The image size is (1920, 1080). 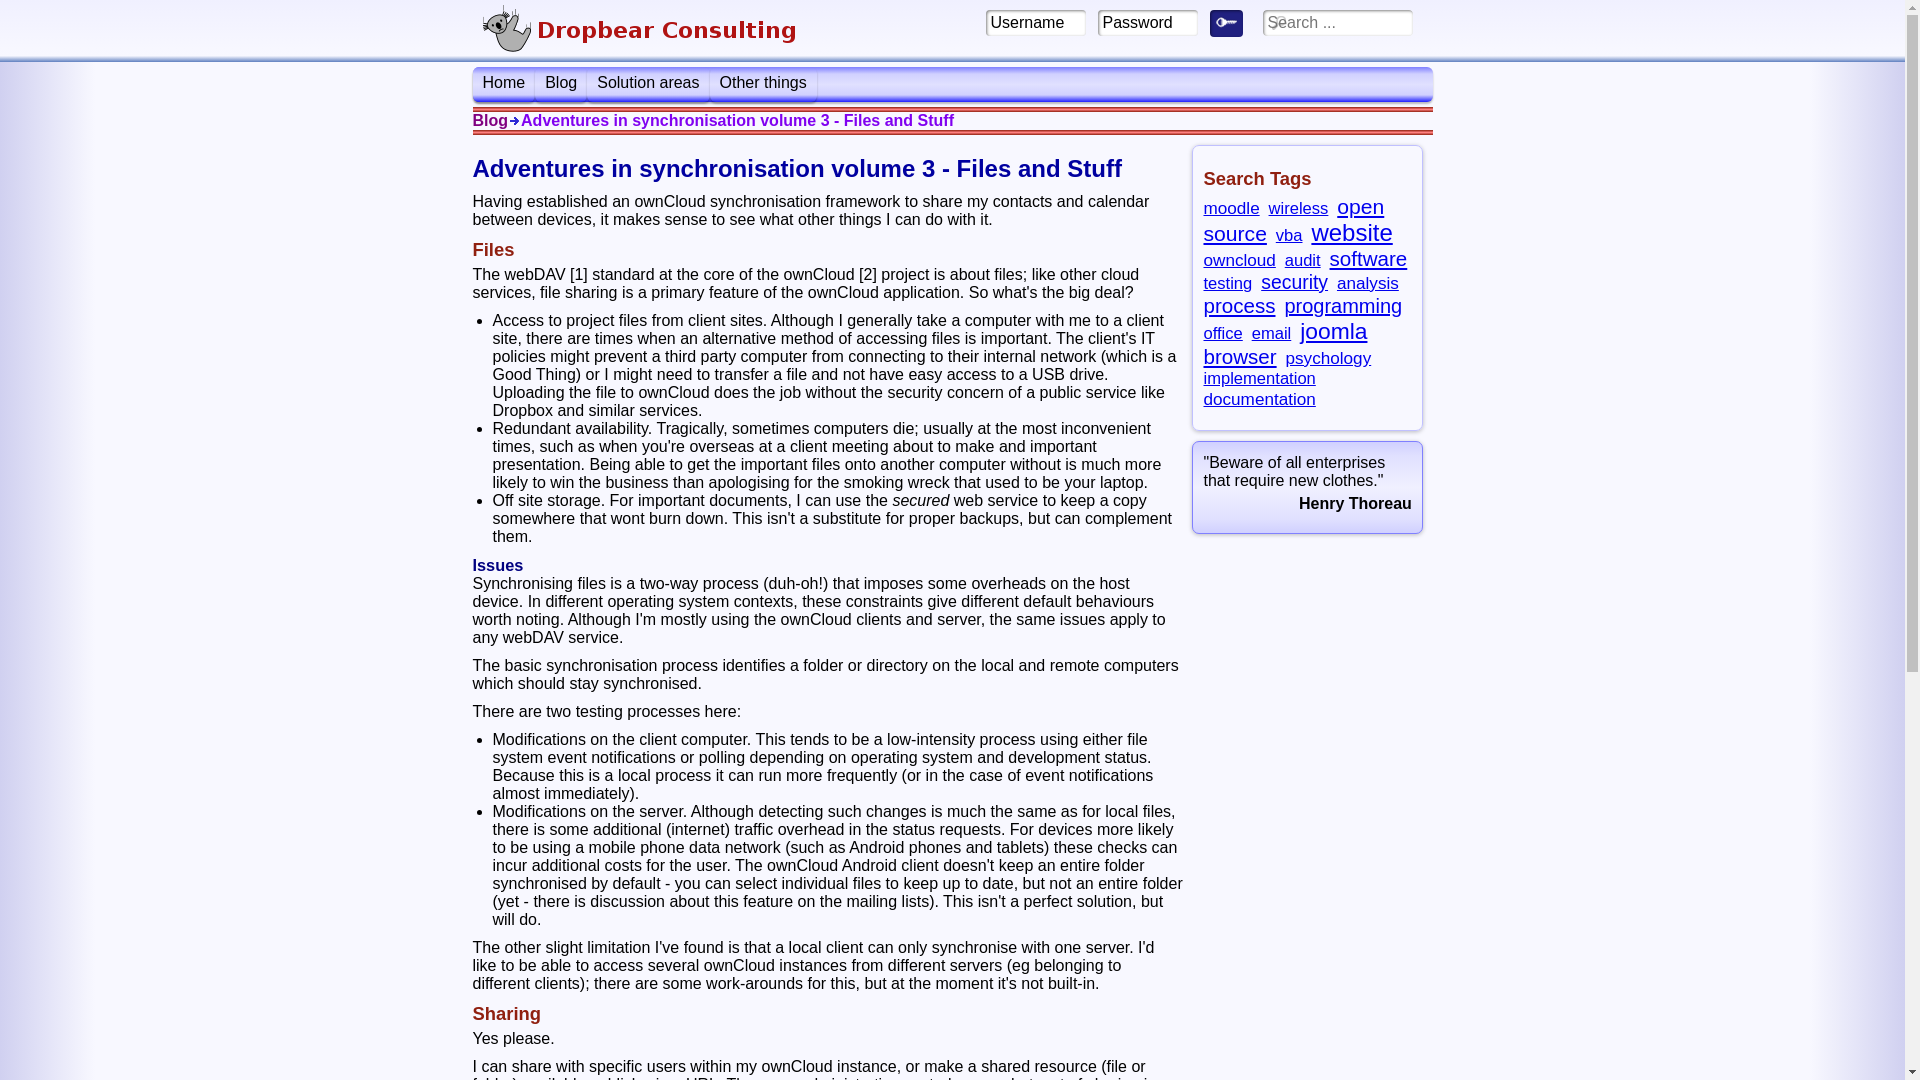 I want to click on 'analysis', so click(x=1367, y=282).